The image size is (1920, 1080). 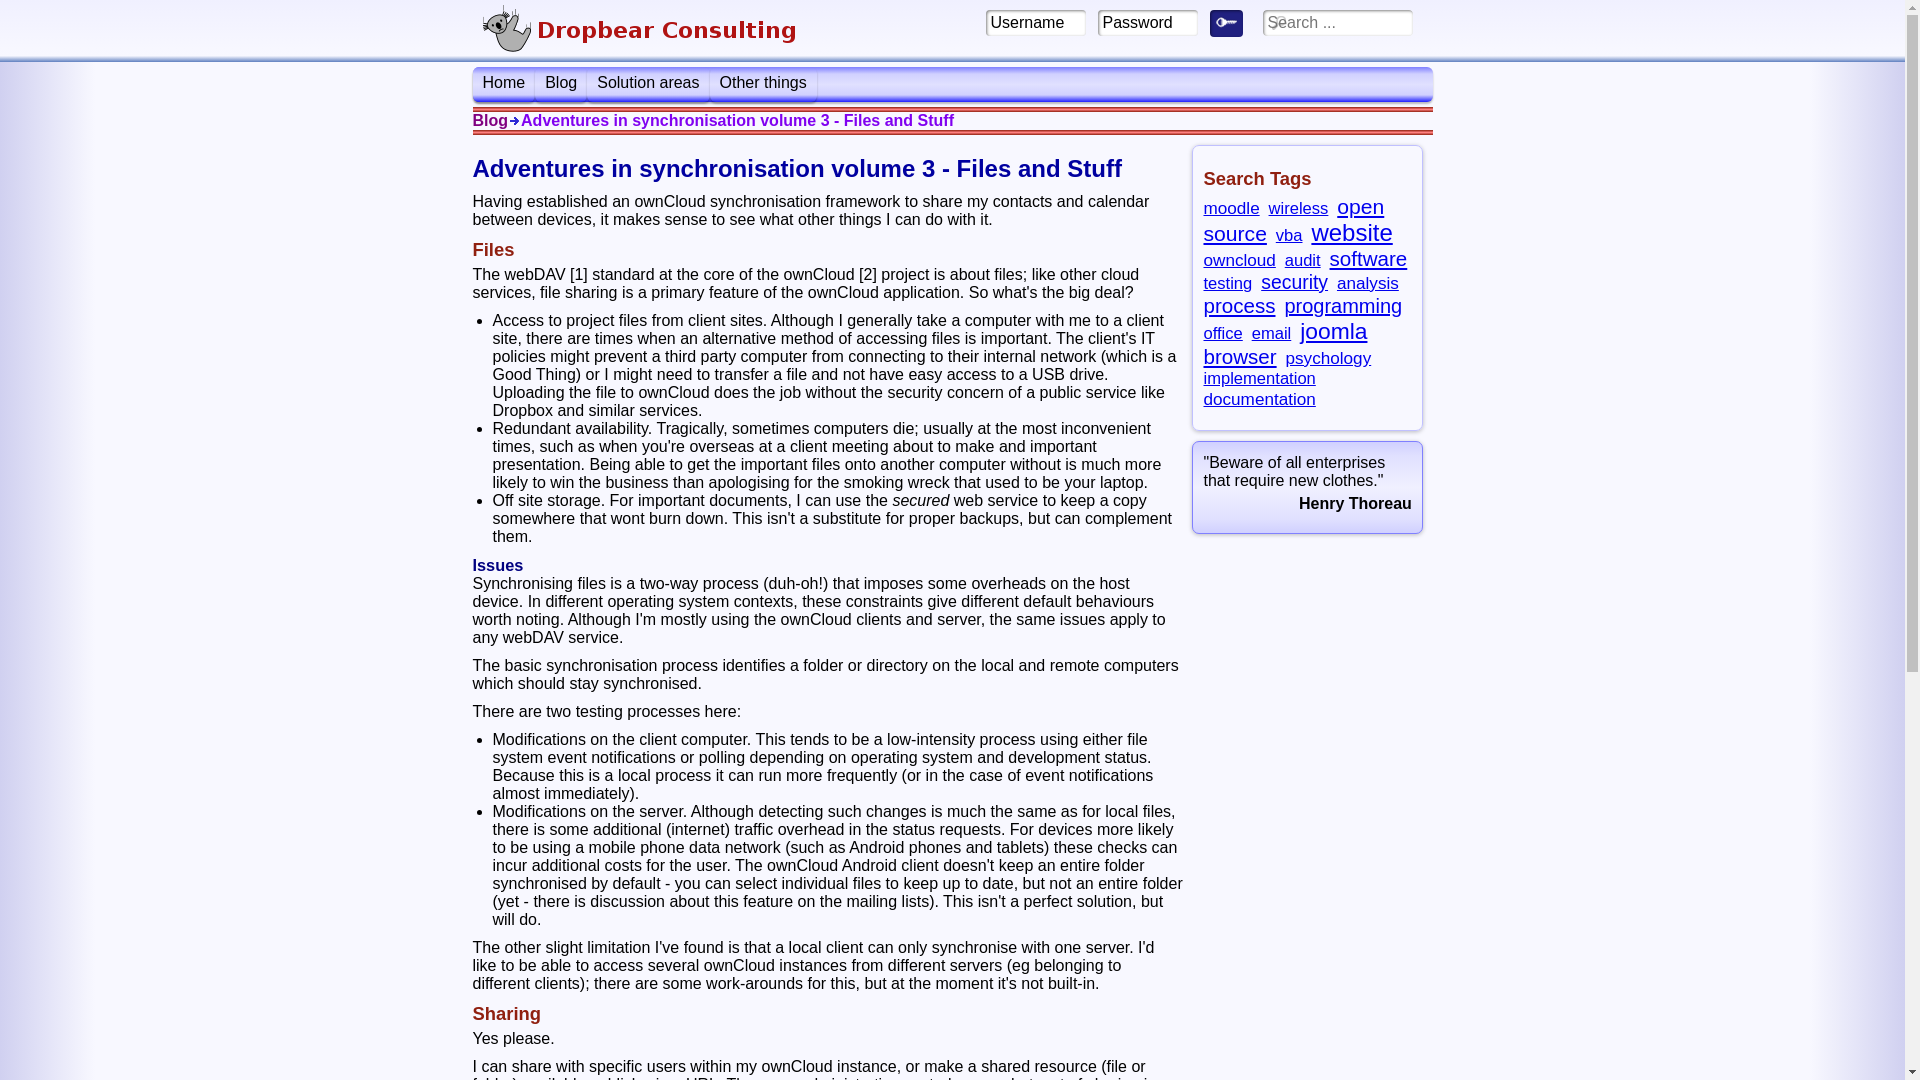 I want to click on 'analysis', so click(x=1367, y=282).